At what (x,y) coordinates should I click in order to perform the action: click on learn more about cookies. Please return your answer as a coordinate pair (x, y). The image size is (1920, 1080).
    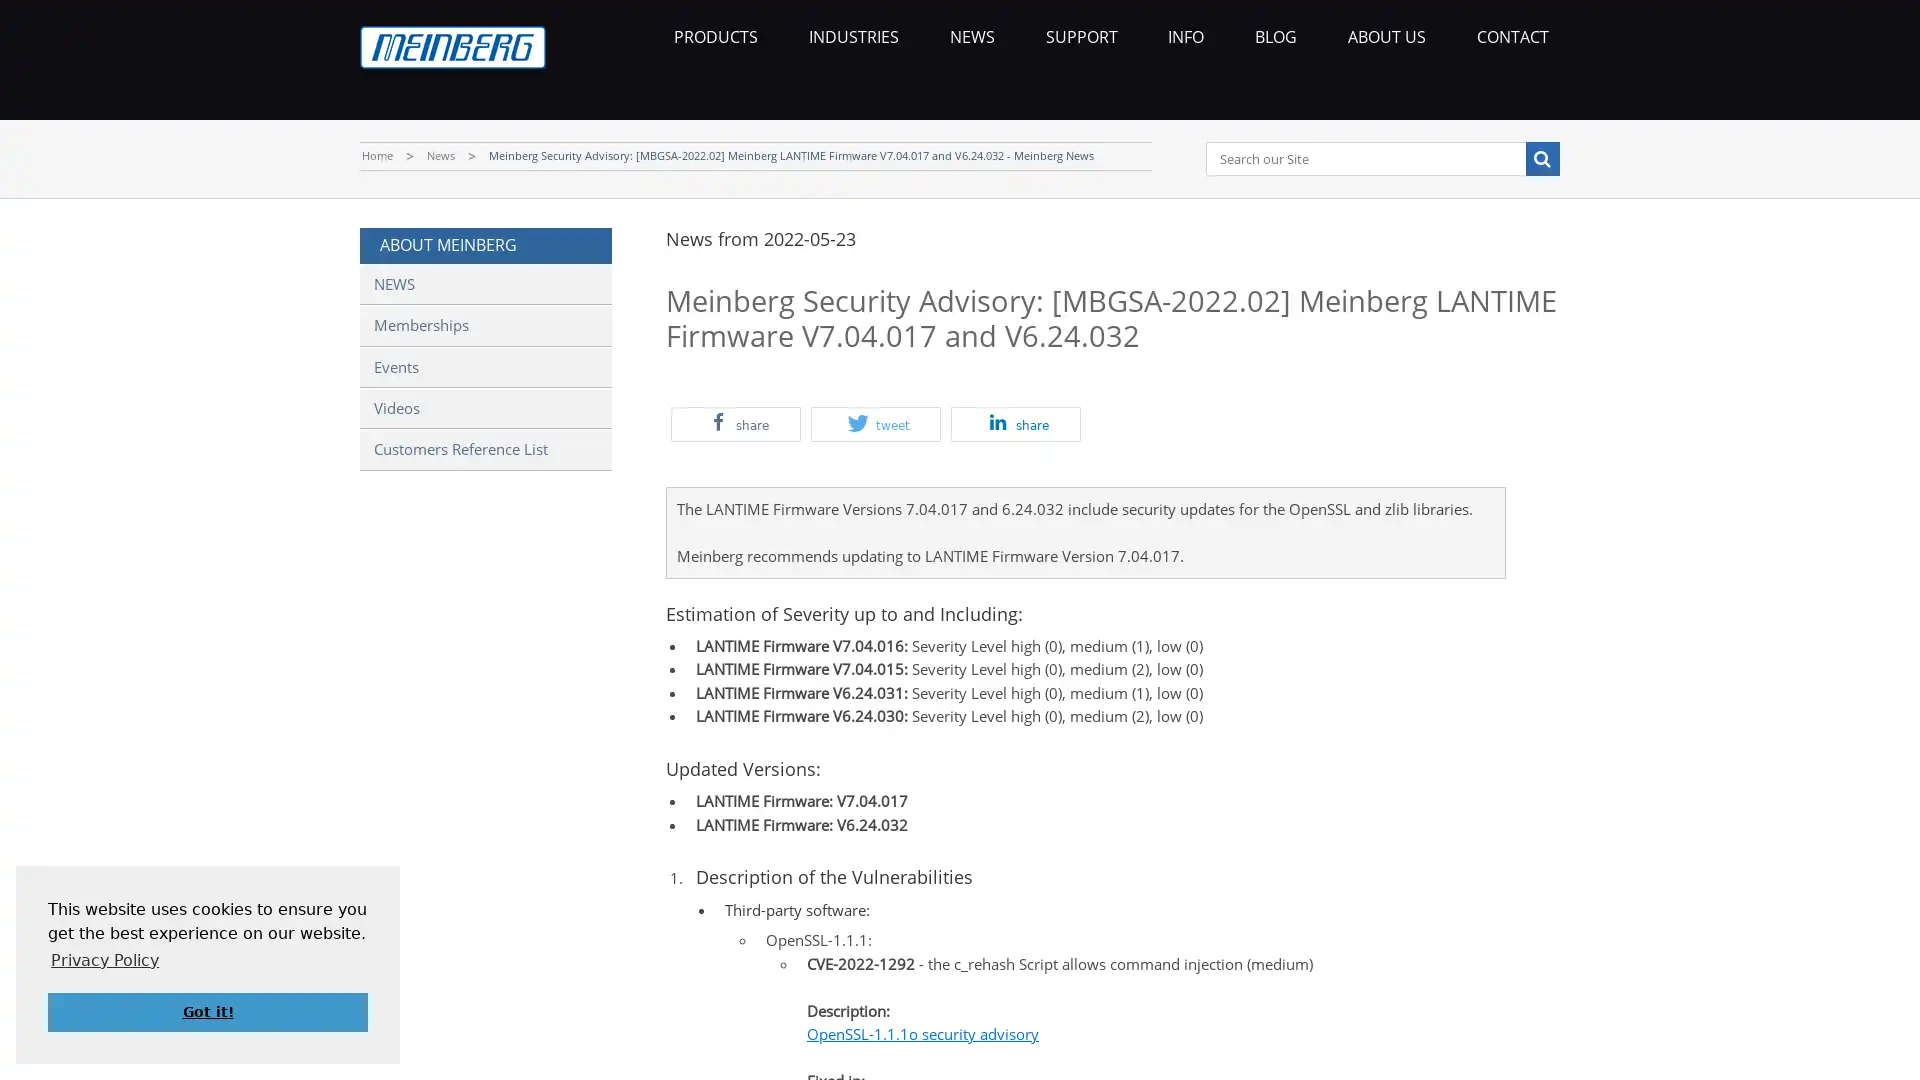
    Looking at the image, I should click on (104, 959).